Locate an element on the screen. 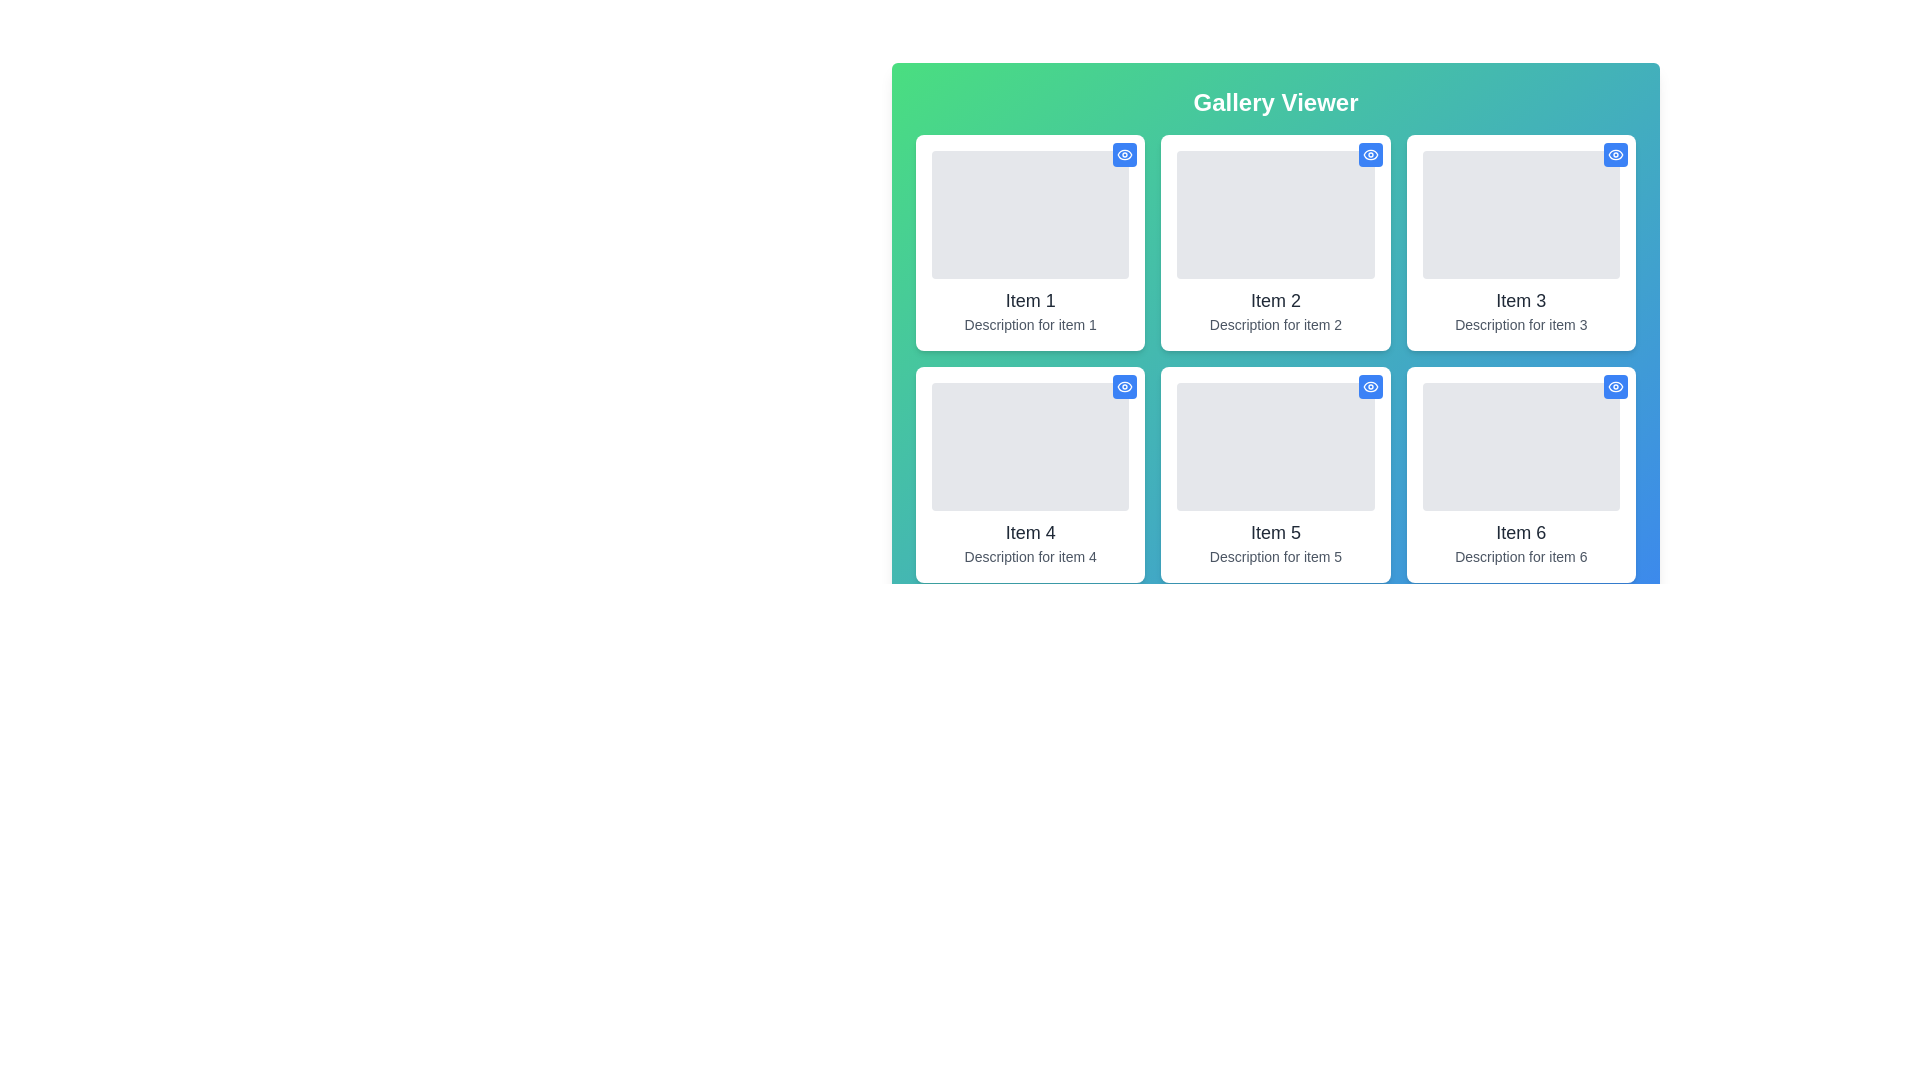 The image size is (1920, 1080). the visual content placeholder for 'Item 6' located in the bottom-right corner of the grid layout is located at coordinates (1520, 446).